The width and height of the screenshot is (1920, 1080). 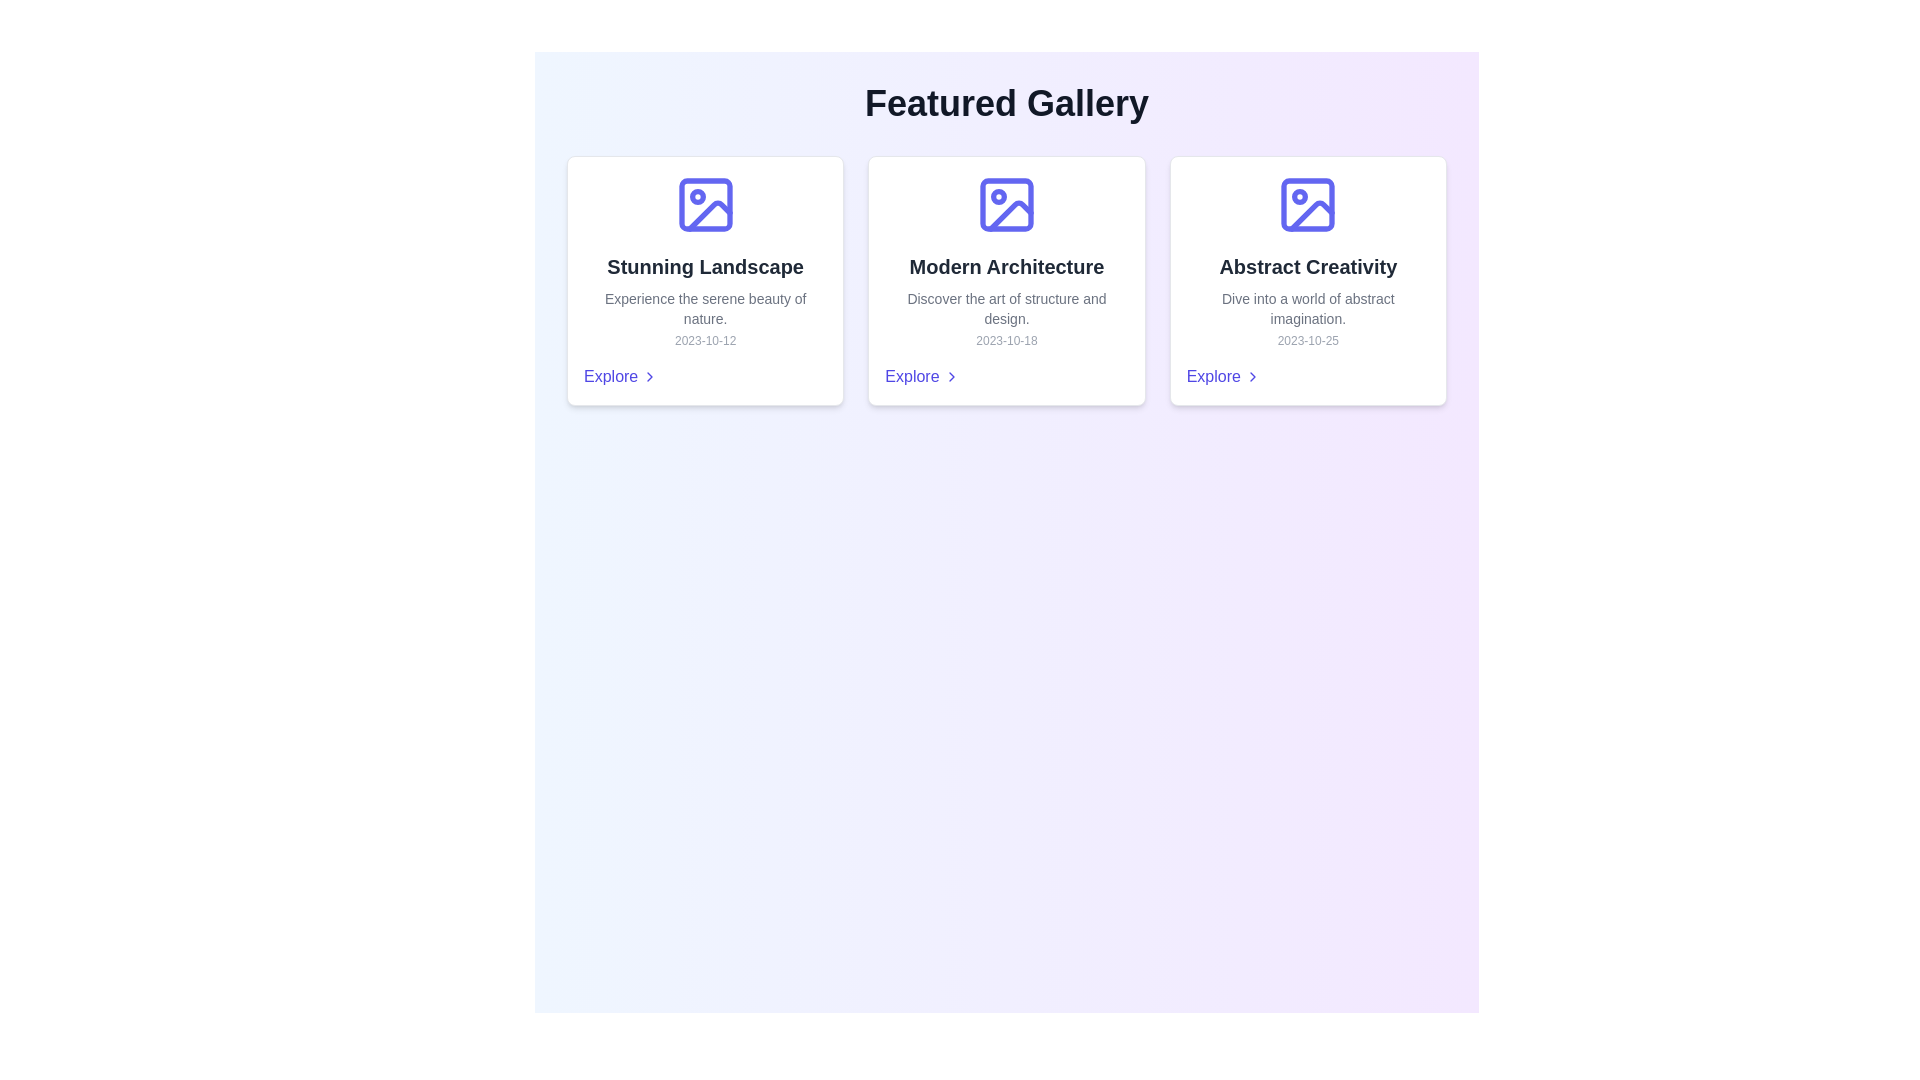 I want to click on the right-facing arrow icon of the 'Explore' link within the 'Abstract Creativity' card to trigger any available hover effects, so click(x=1251, y=377).